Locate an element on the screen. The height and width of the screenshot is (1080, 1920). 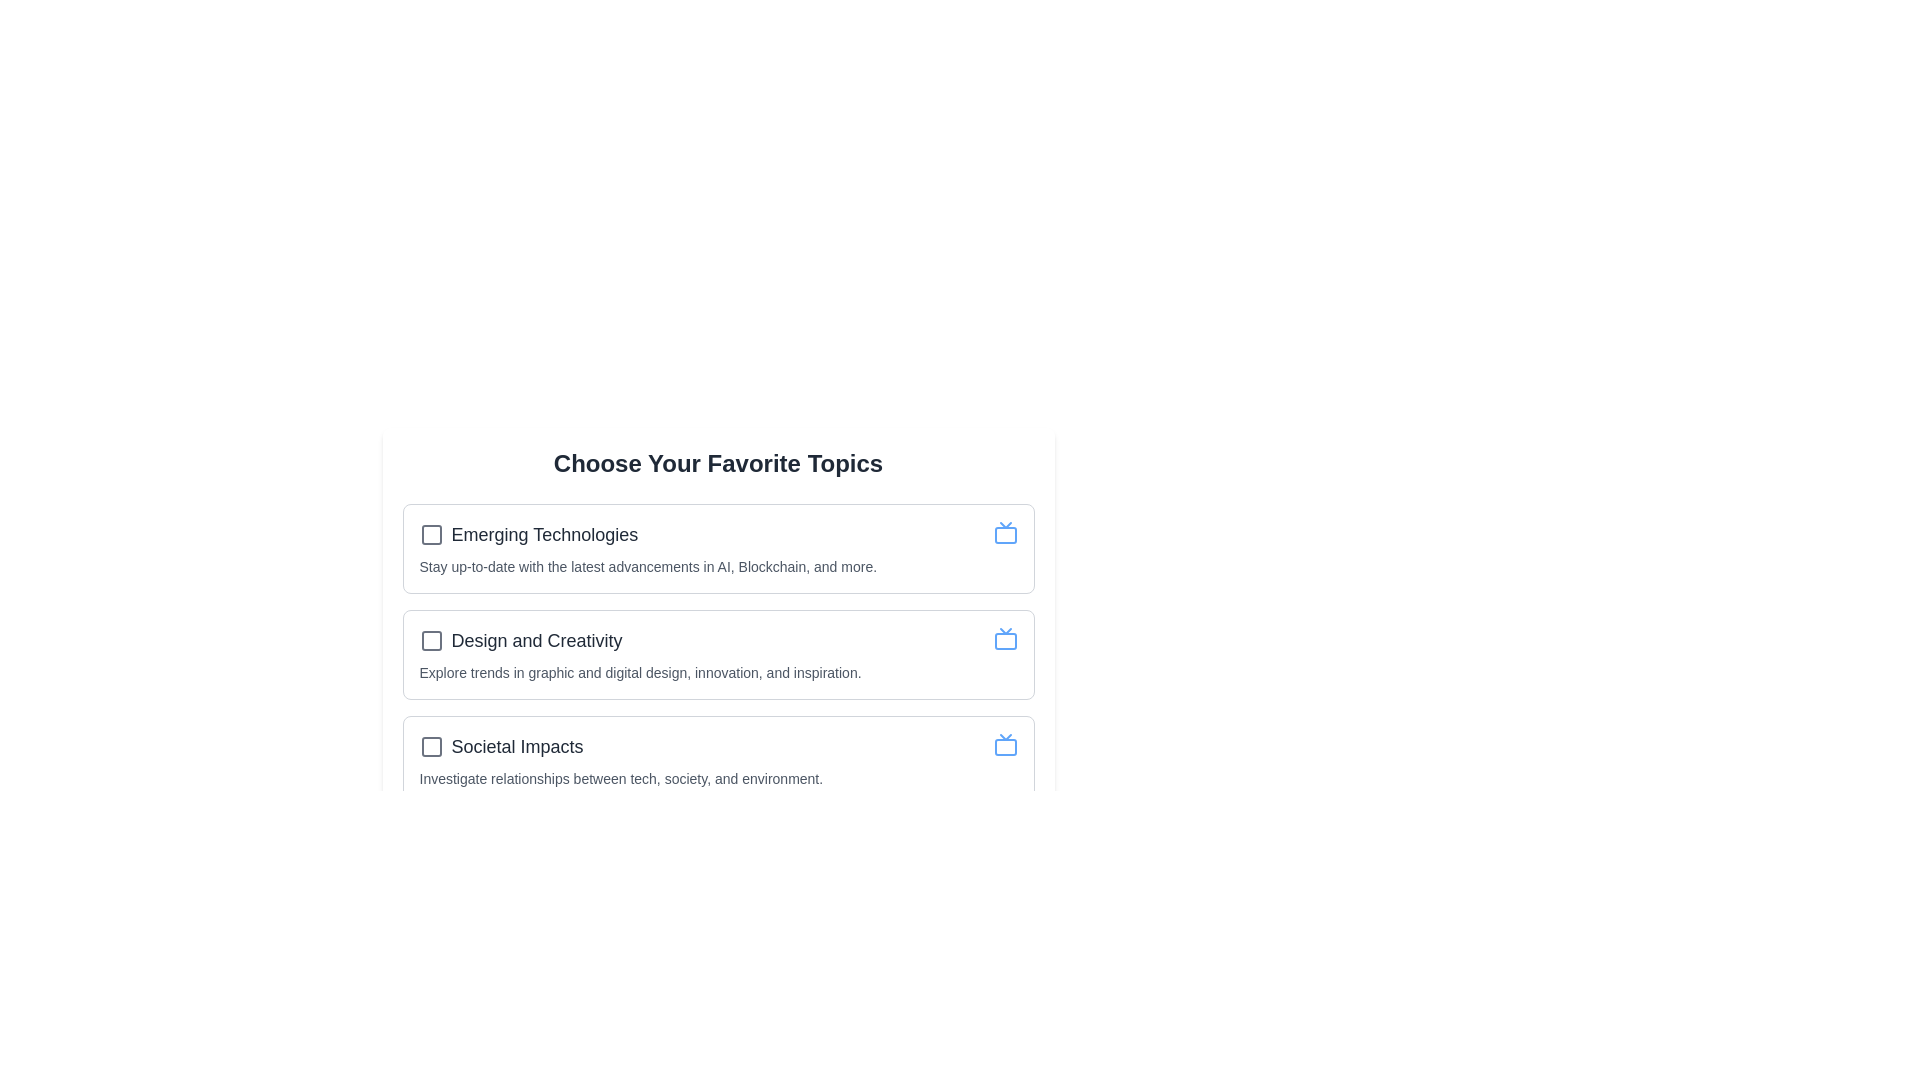
text label titled 'Design and Creativity' which is the second item in a vertically stacked list of topics, located to the right of the checkbox icon is located at coordinates (537, 640).